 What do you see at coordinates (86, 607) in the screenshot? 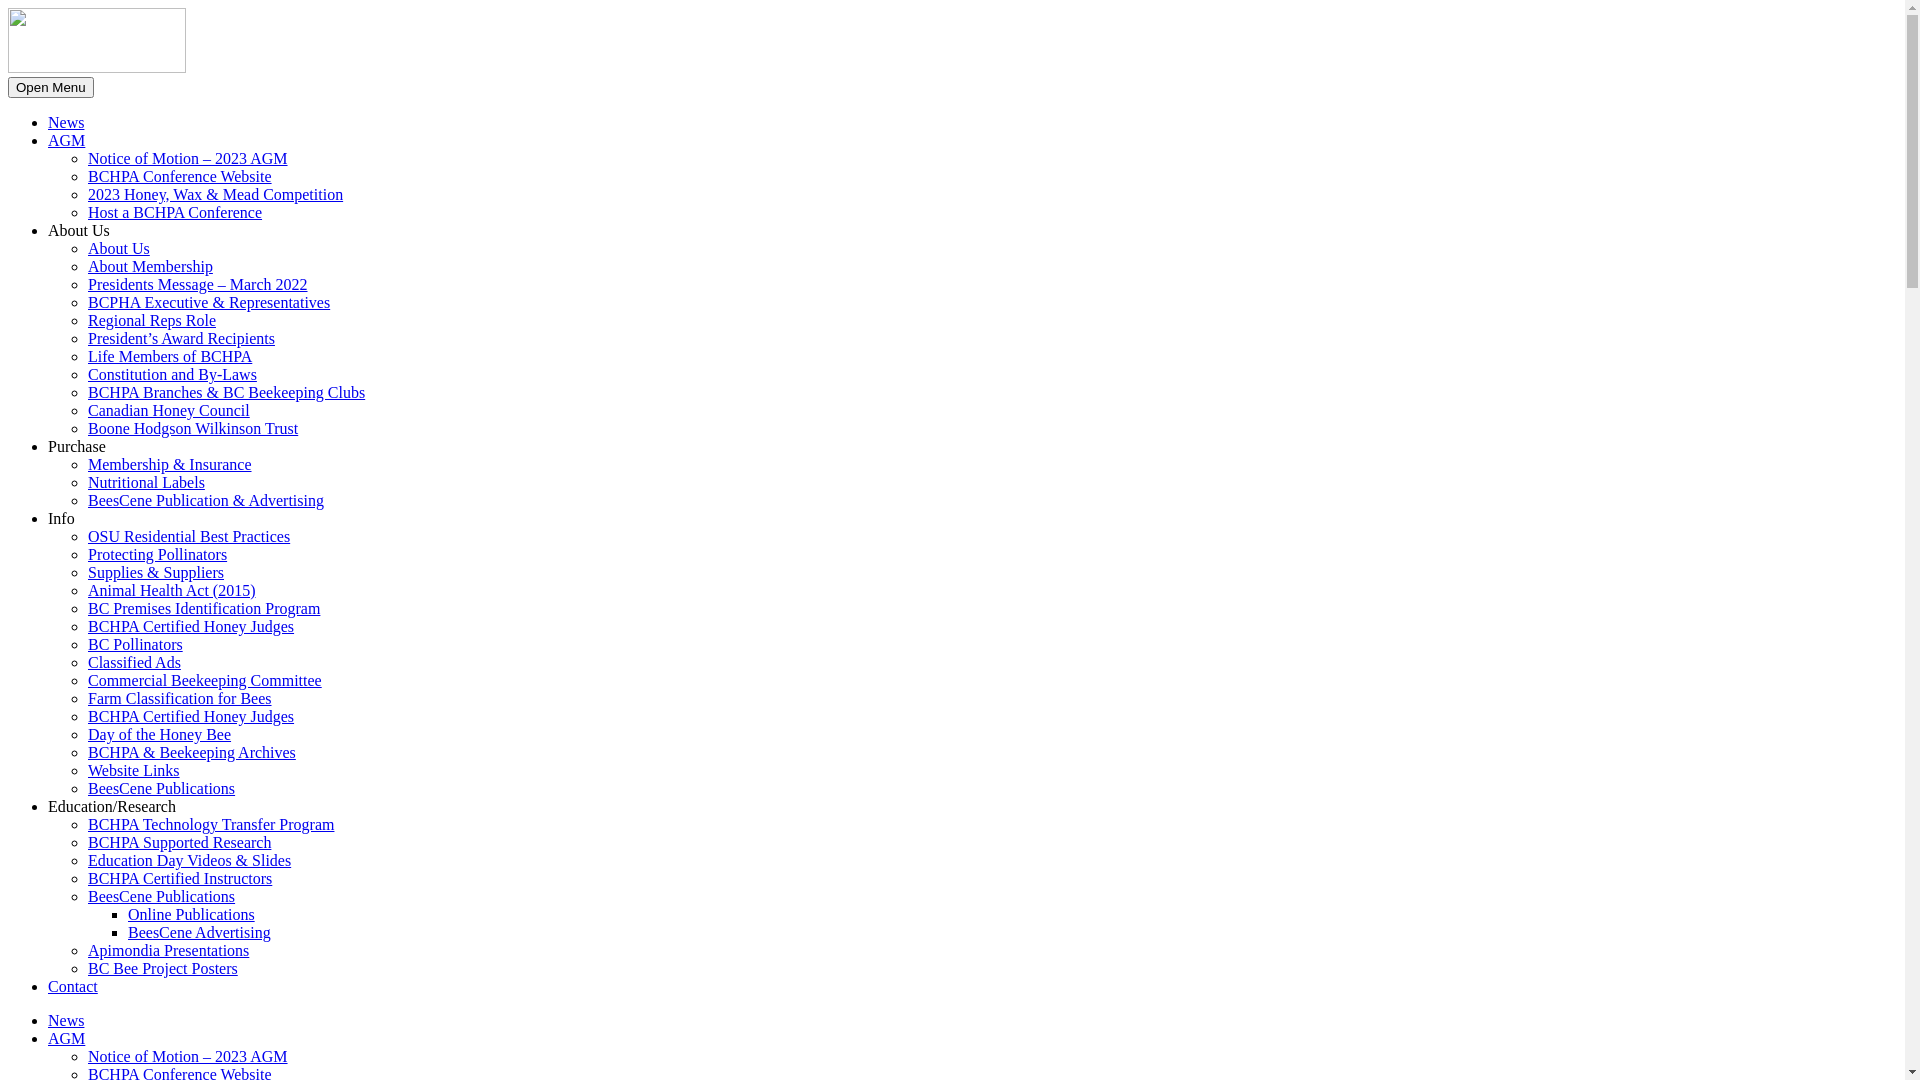
I see `'BC Premises Identification Program'` at bounding box center [86, 607].